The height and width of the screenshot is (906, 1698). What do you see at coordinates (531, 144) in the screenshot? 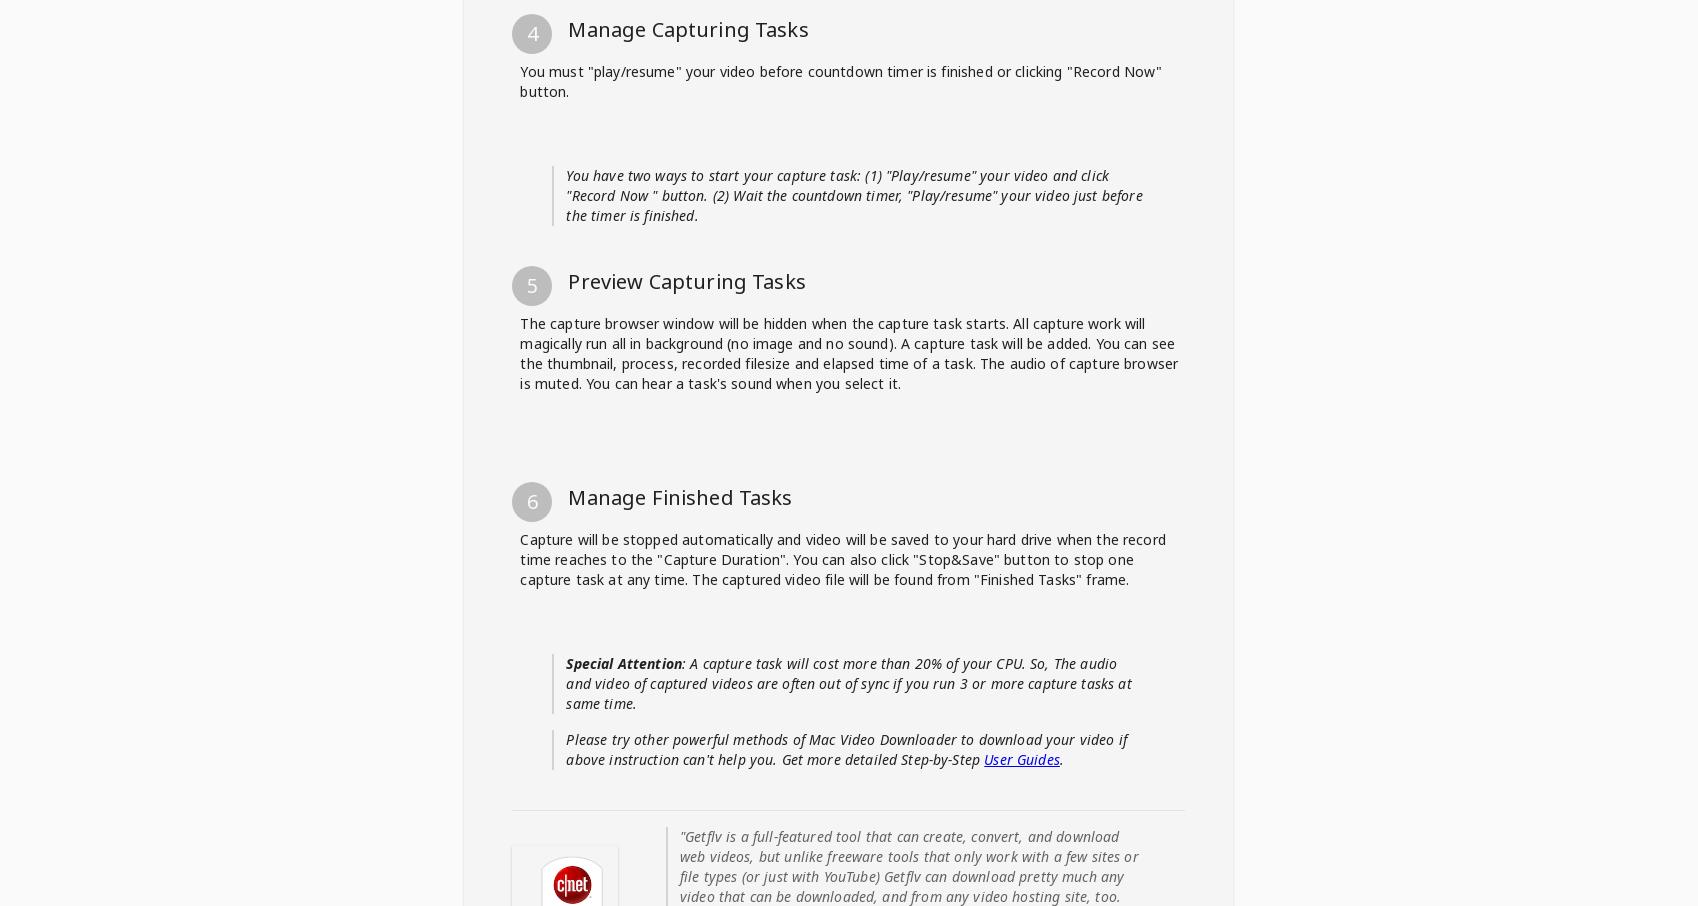
I see `'2'` at bounding box center [531, 144].